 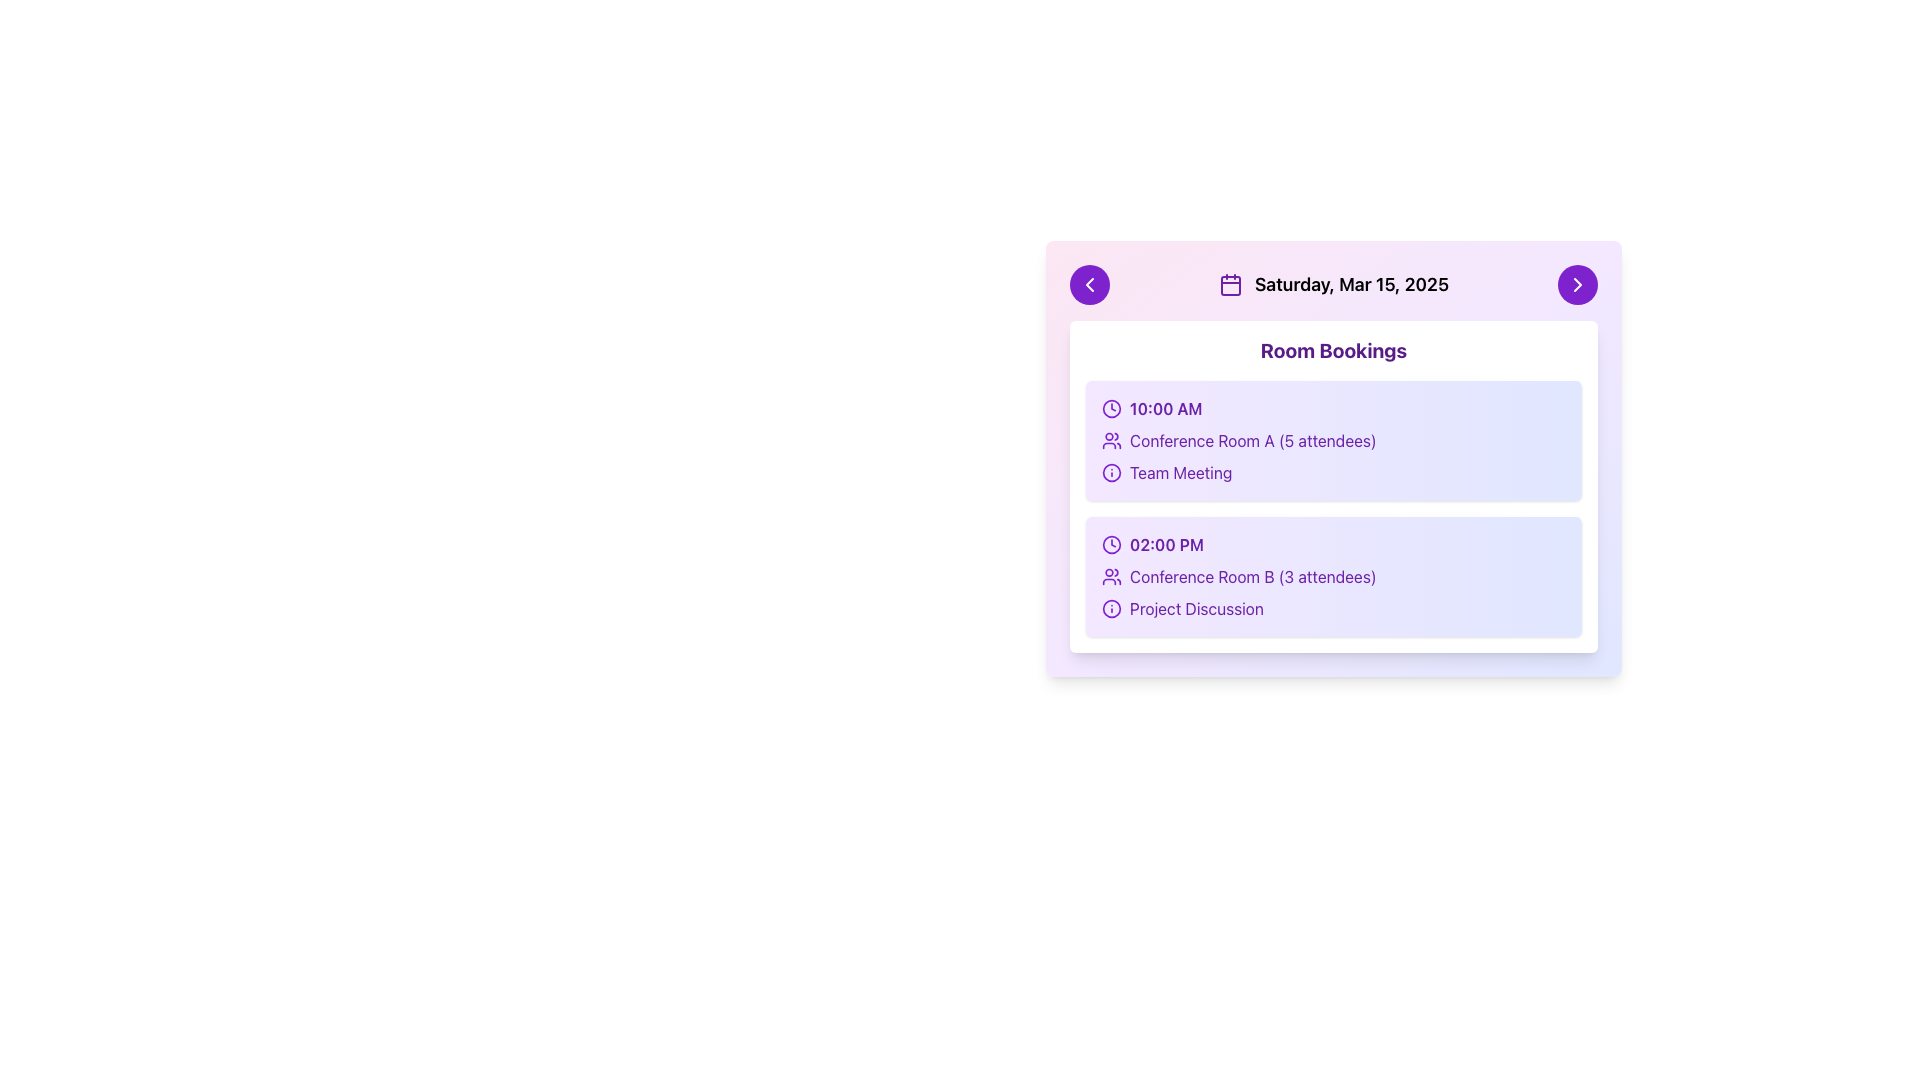 I want to click on the circular outline of the SVG clock icon, which is part of the room bookings UI, located to the left of the '02:00 PM' time entry, so click(x=1111, y=544).